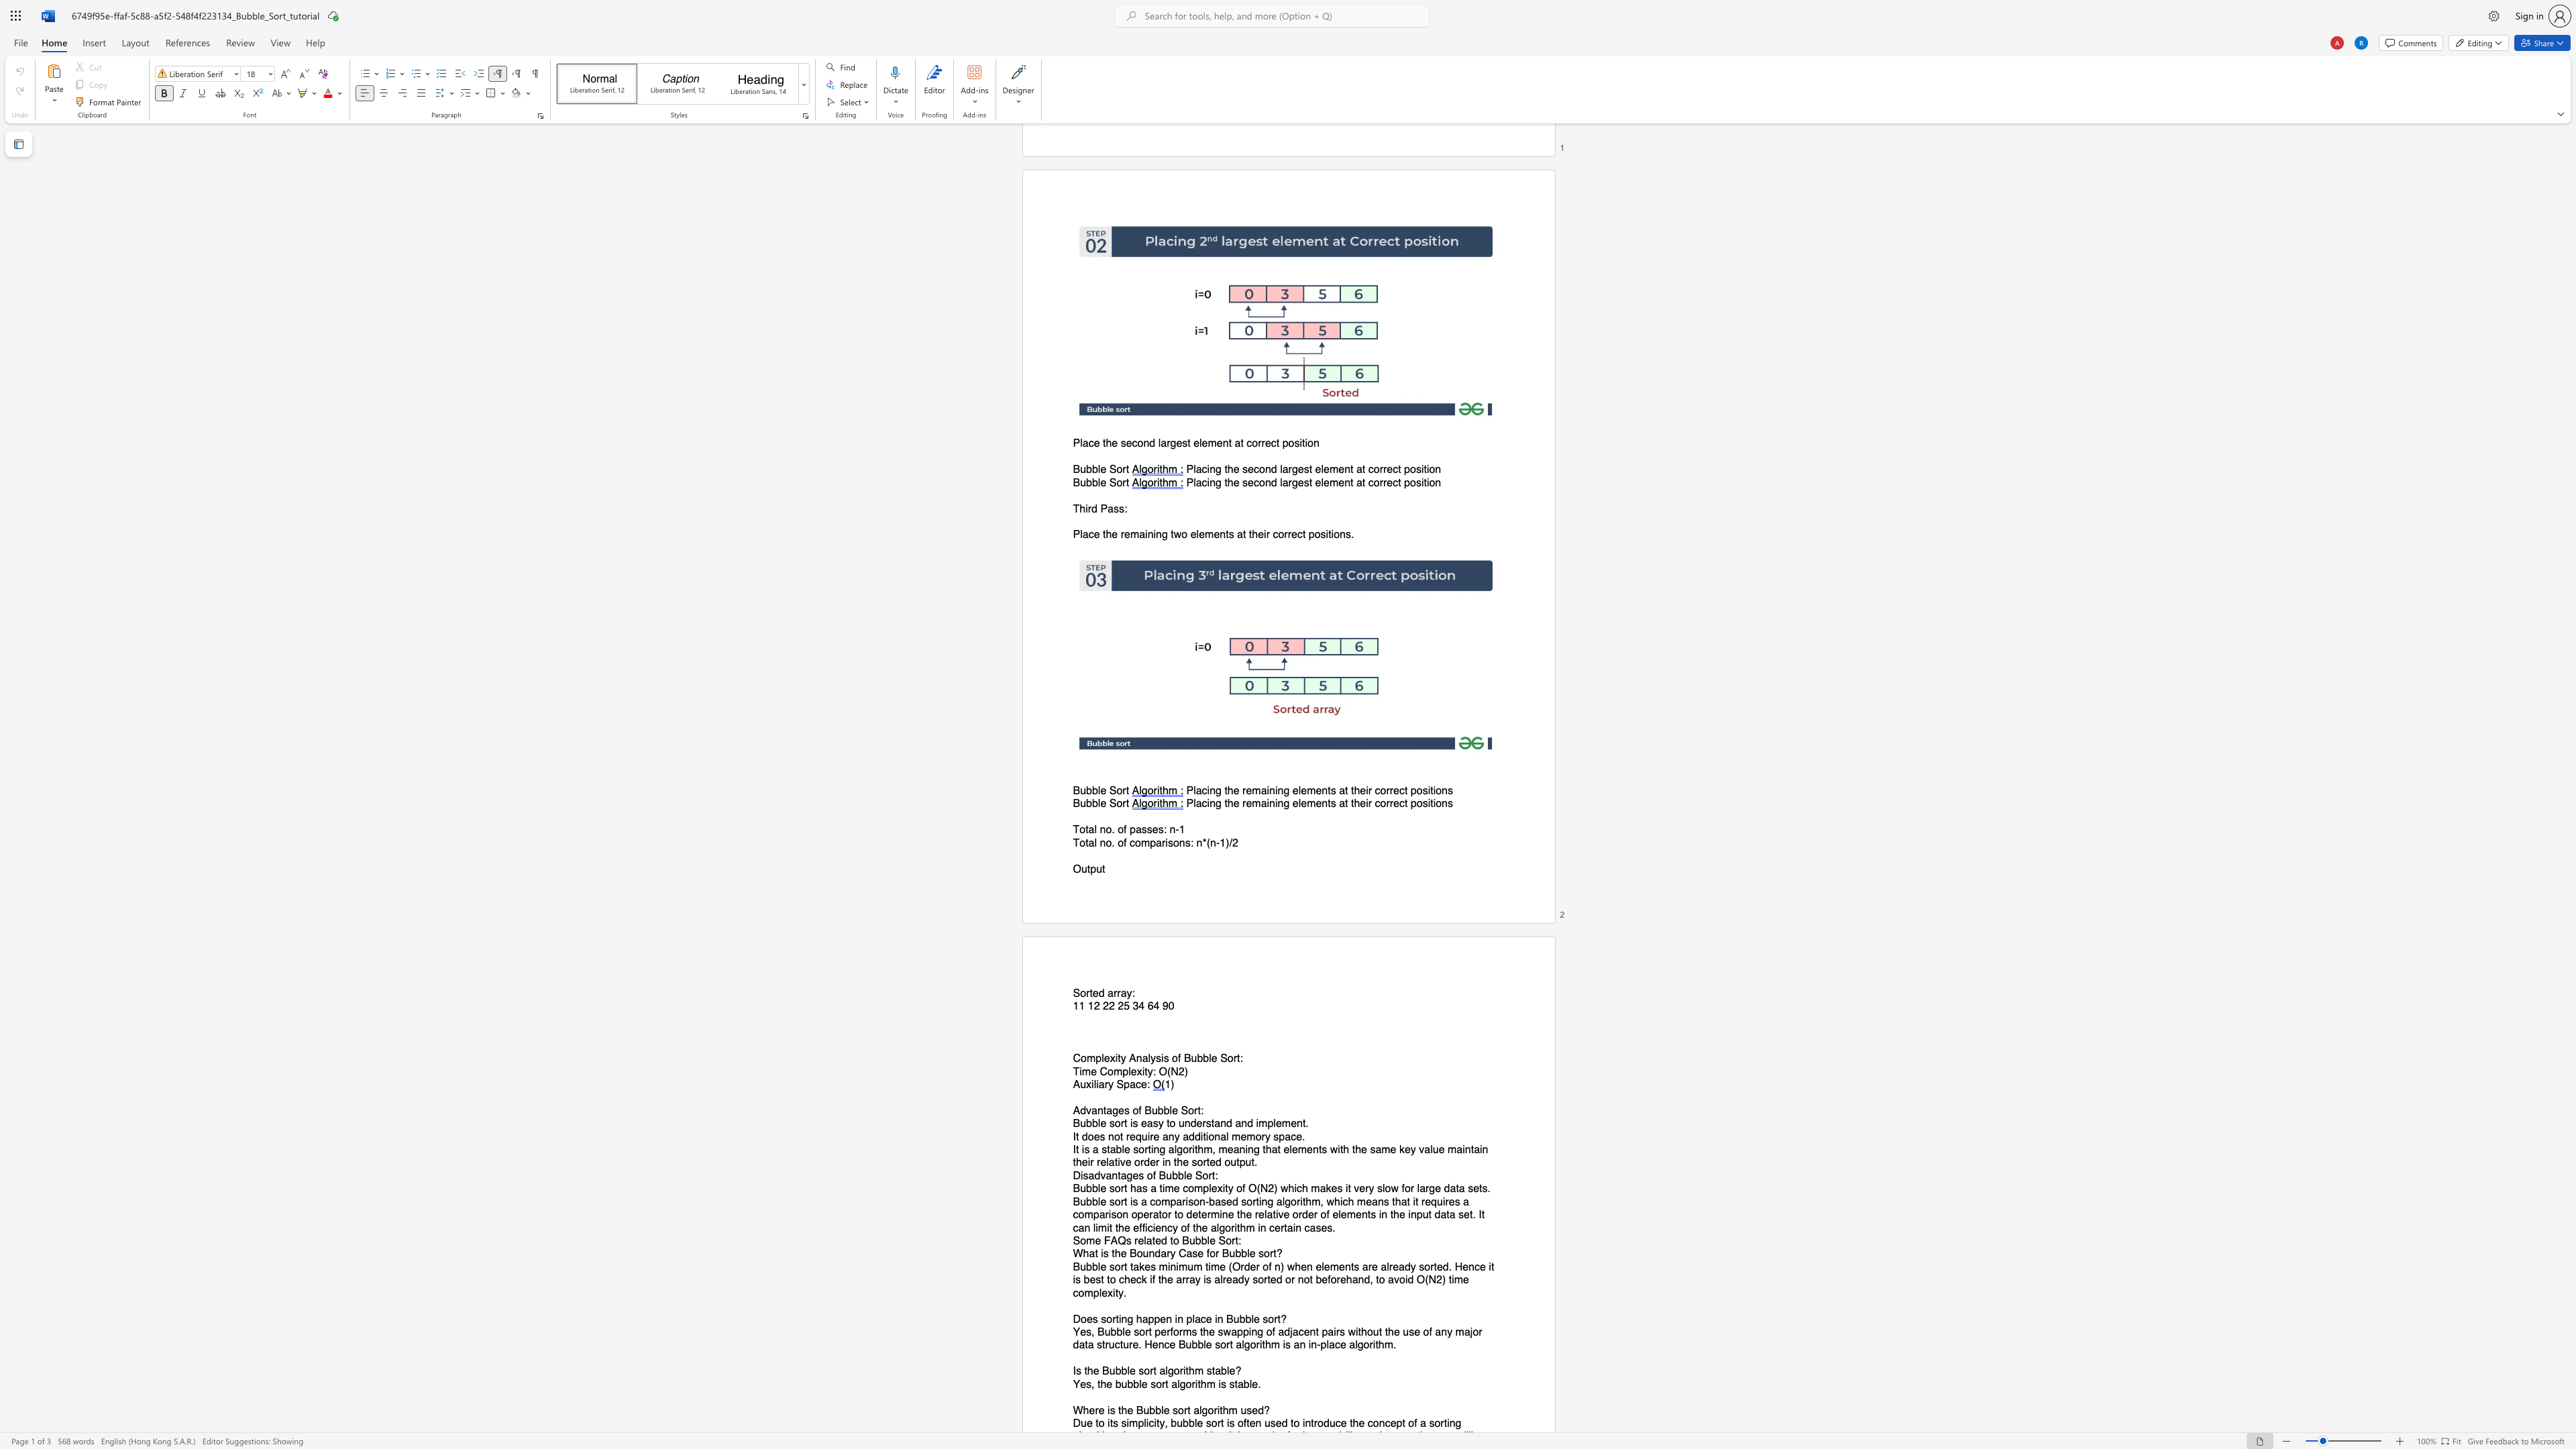 This screenshot has height=1449, width=2576. I want to click on the subset text "ve order" within the text "their relative order in the sorted output.", so click(1119, 1162).